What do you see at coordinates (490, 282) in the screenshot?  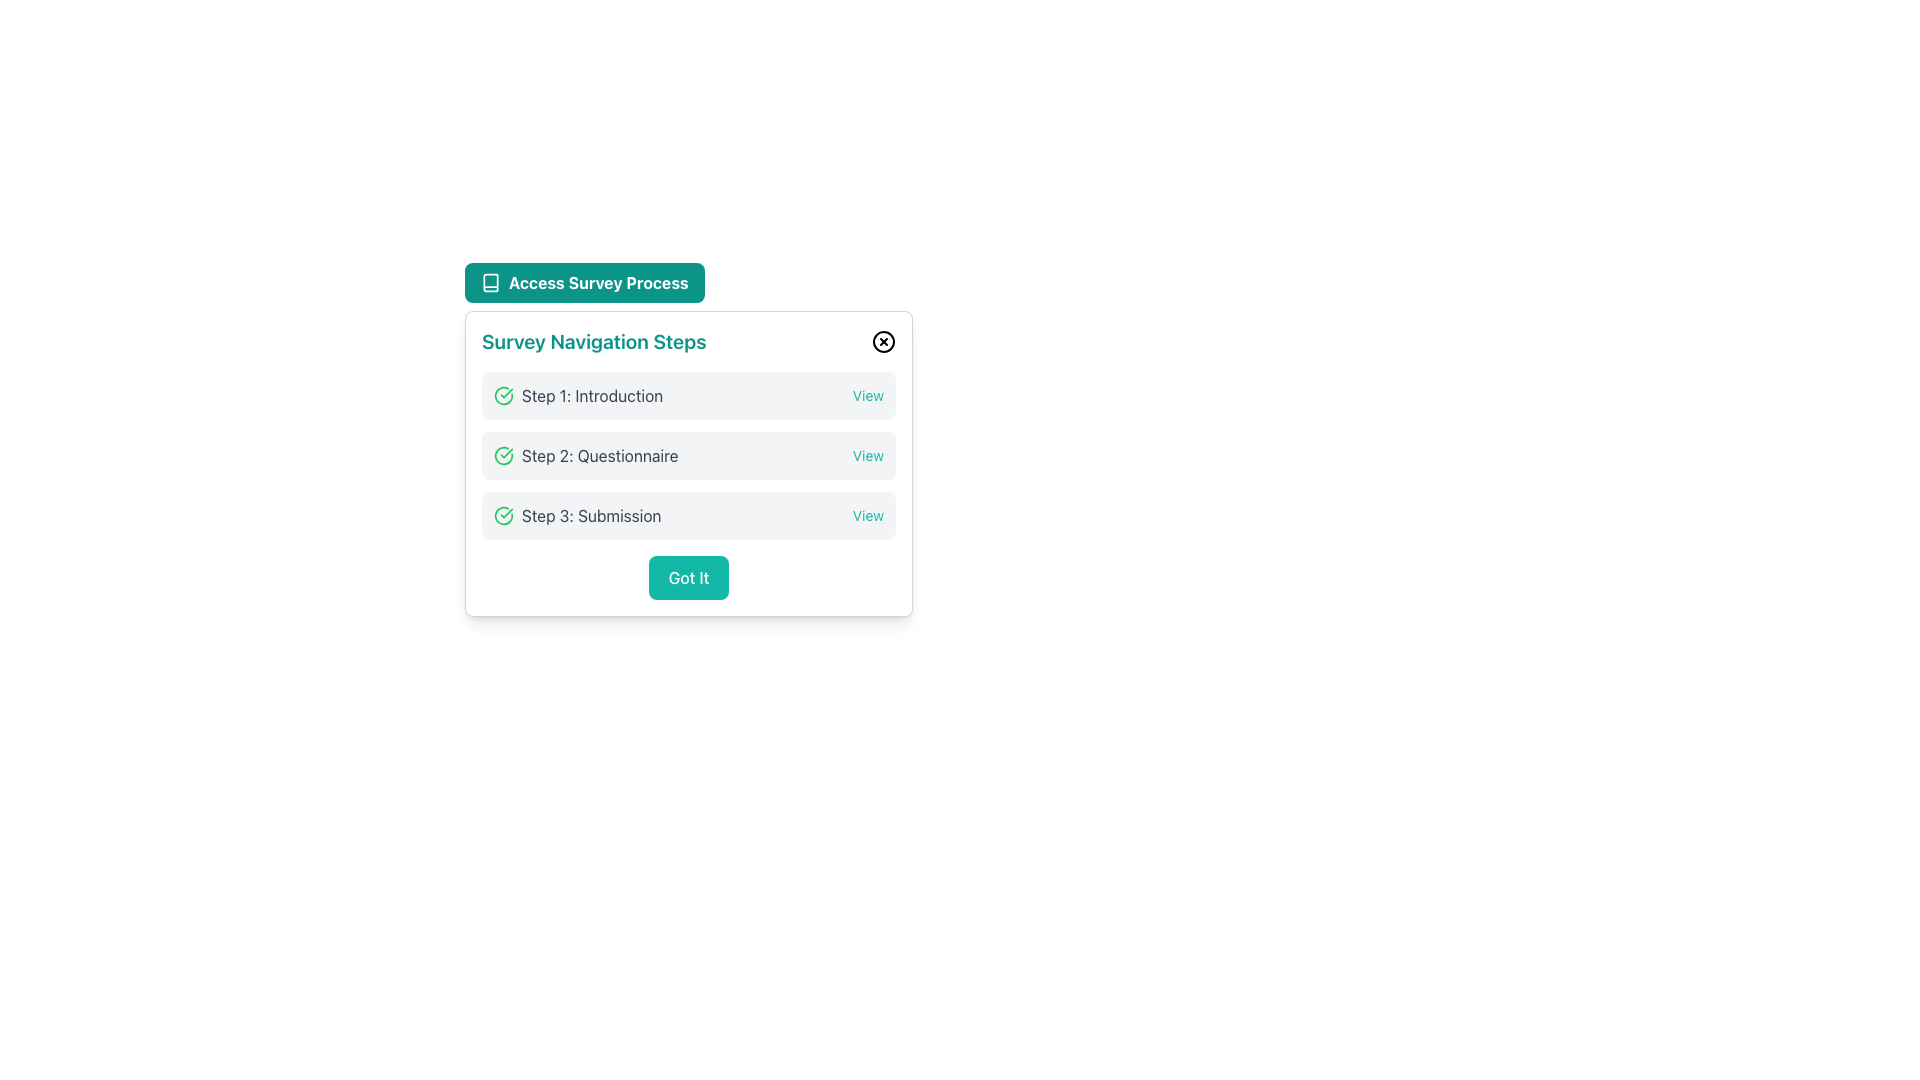 I see `the minimalistic book icon located at the left edge of the teal button labeled 'Access Survey Process'` at bounding box center [490, 282].